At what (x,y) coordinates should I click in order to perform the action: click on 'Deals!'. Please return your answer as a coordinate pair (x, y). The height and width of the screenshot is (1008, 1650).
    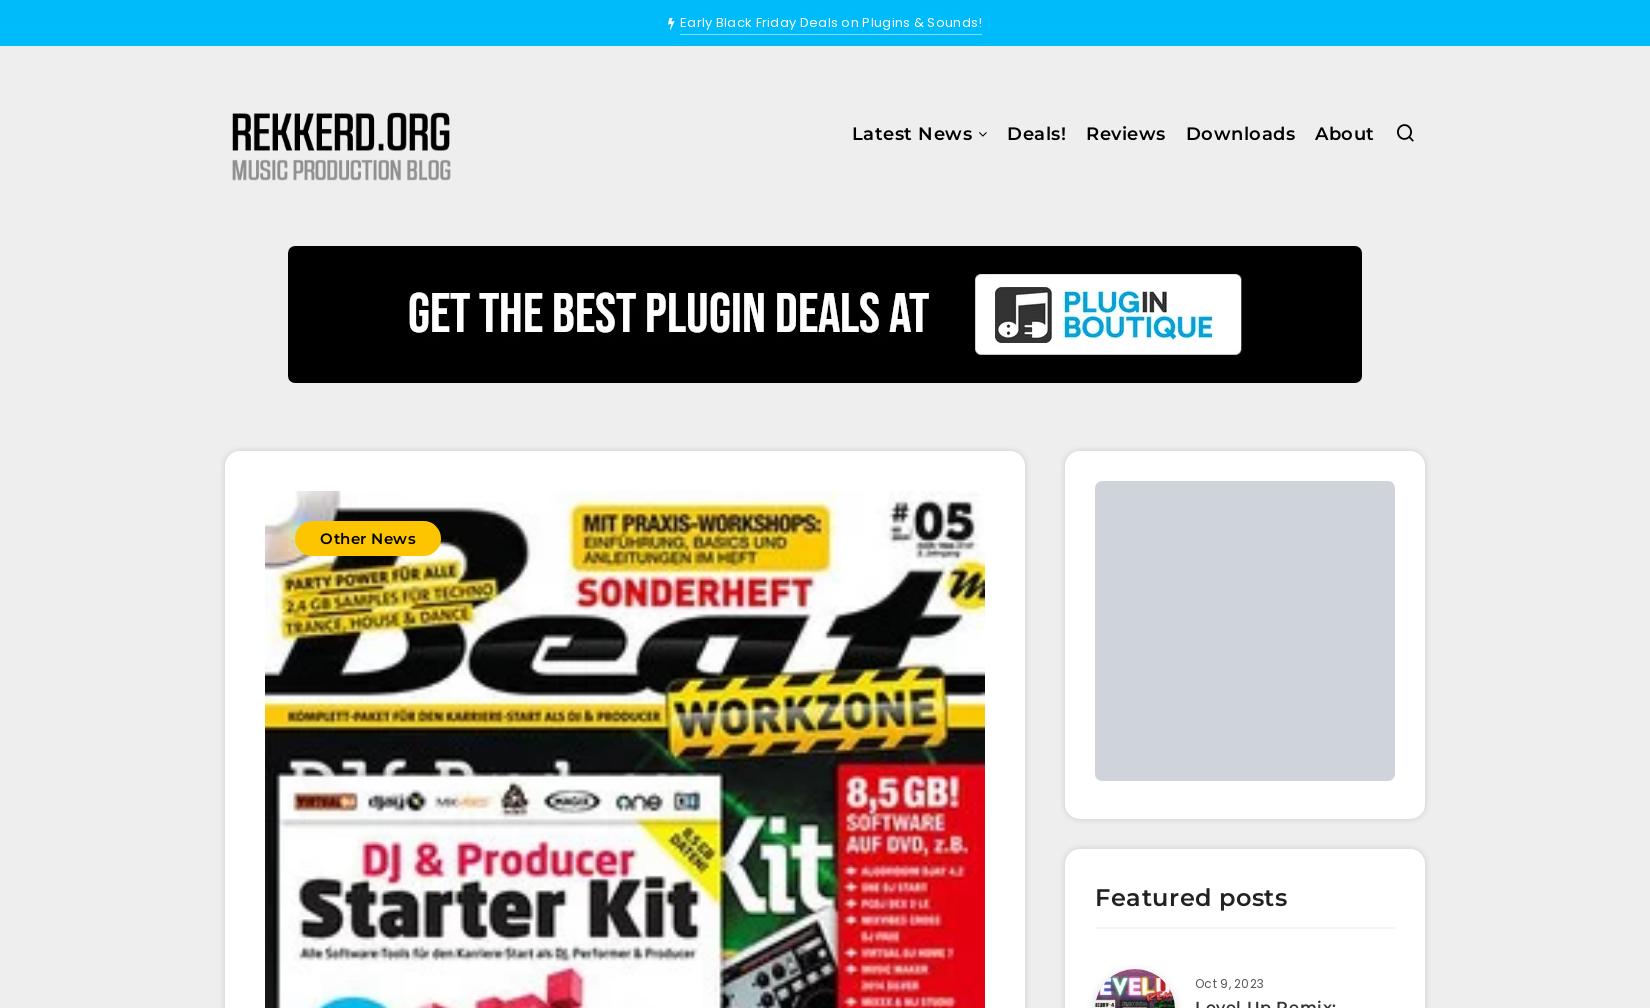
    Looking at the image, I should click on (1006, 133).